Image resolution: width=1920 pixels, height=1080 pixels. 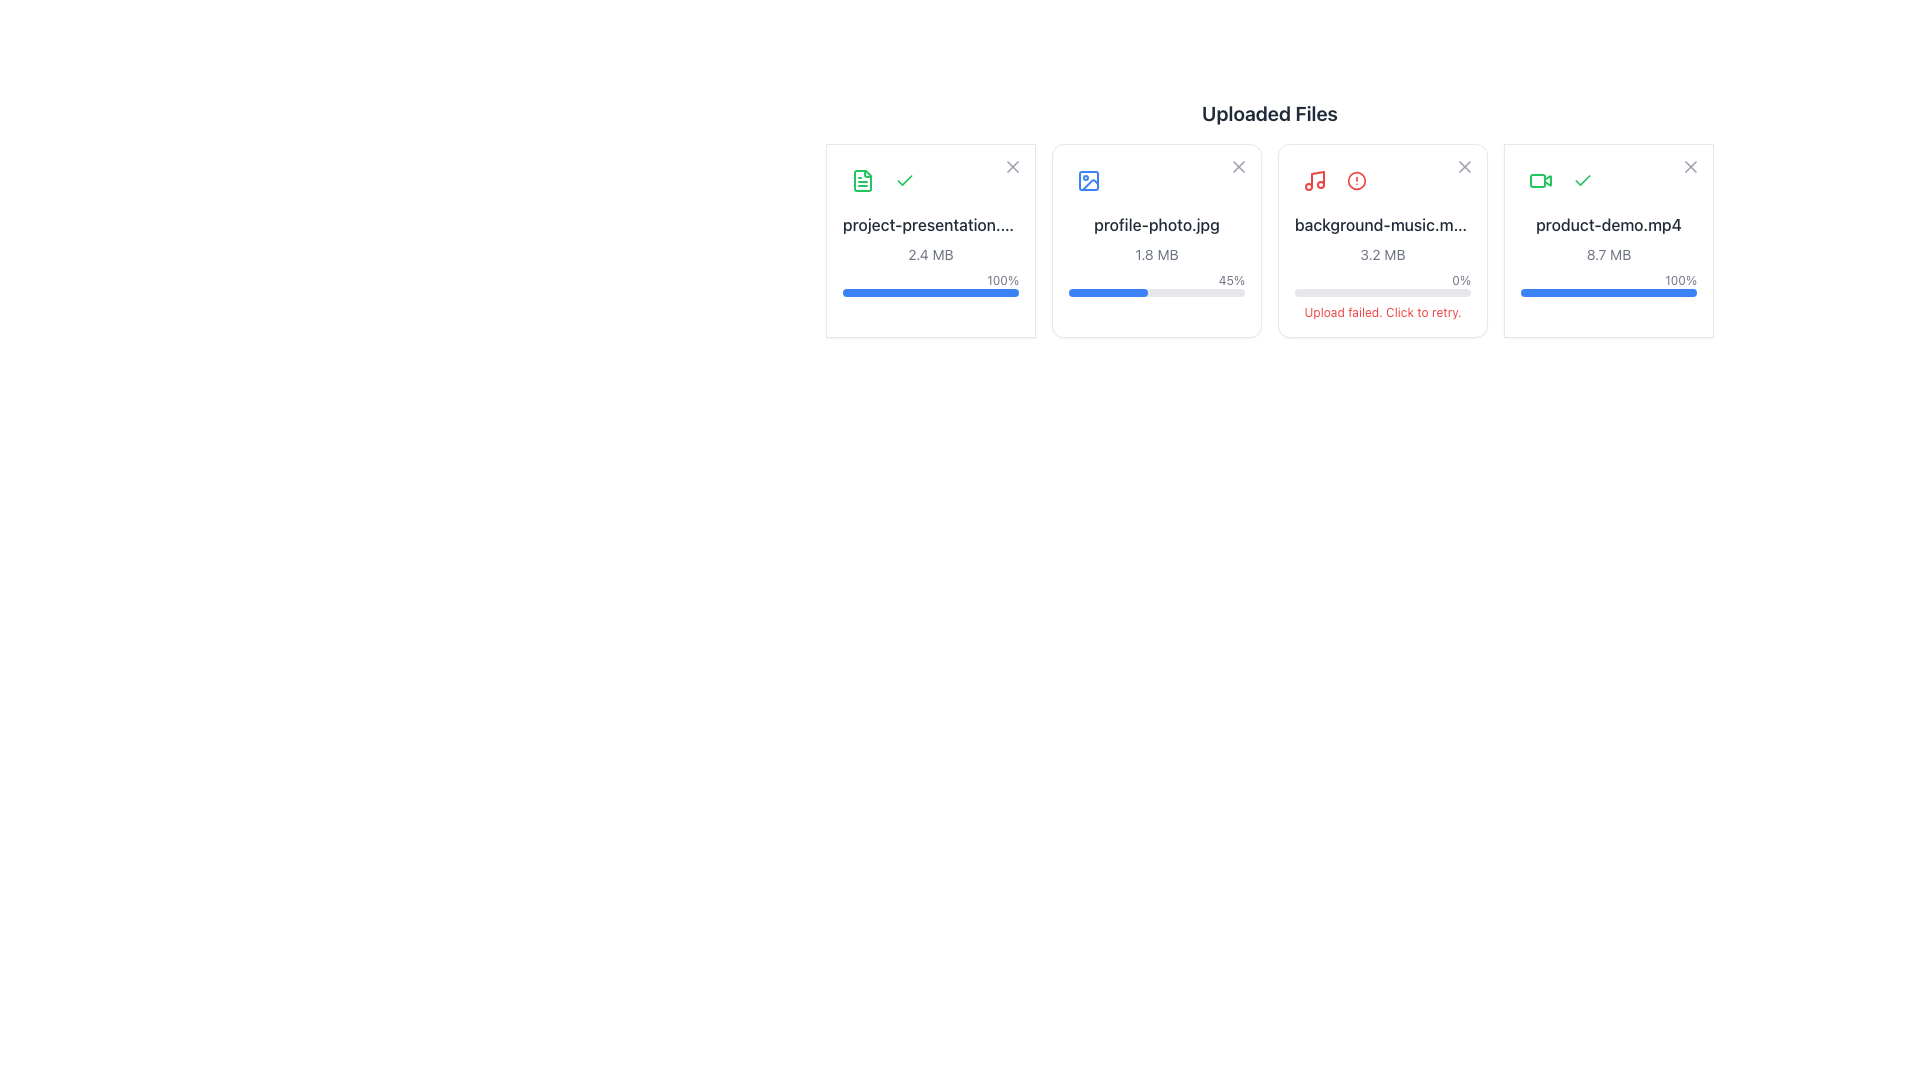 What do you see at coordinates (863, 181) in the screenshot?
I see `the compact document icon with a green theme located in the upper-left corner of the 'project-presentation' file upload card` at bounding box center [863, 181].